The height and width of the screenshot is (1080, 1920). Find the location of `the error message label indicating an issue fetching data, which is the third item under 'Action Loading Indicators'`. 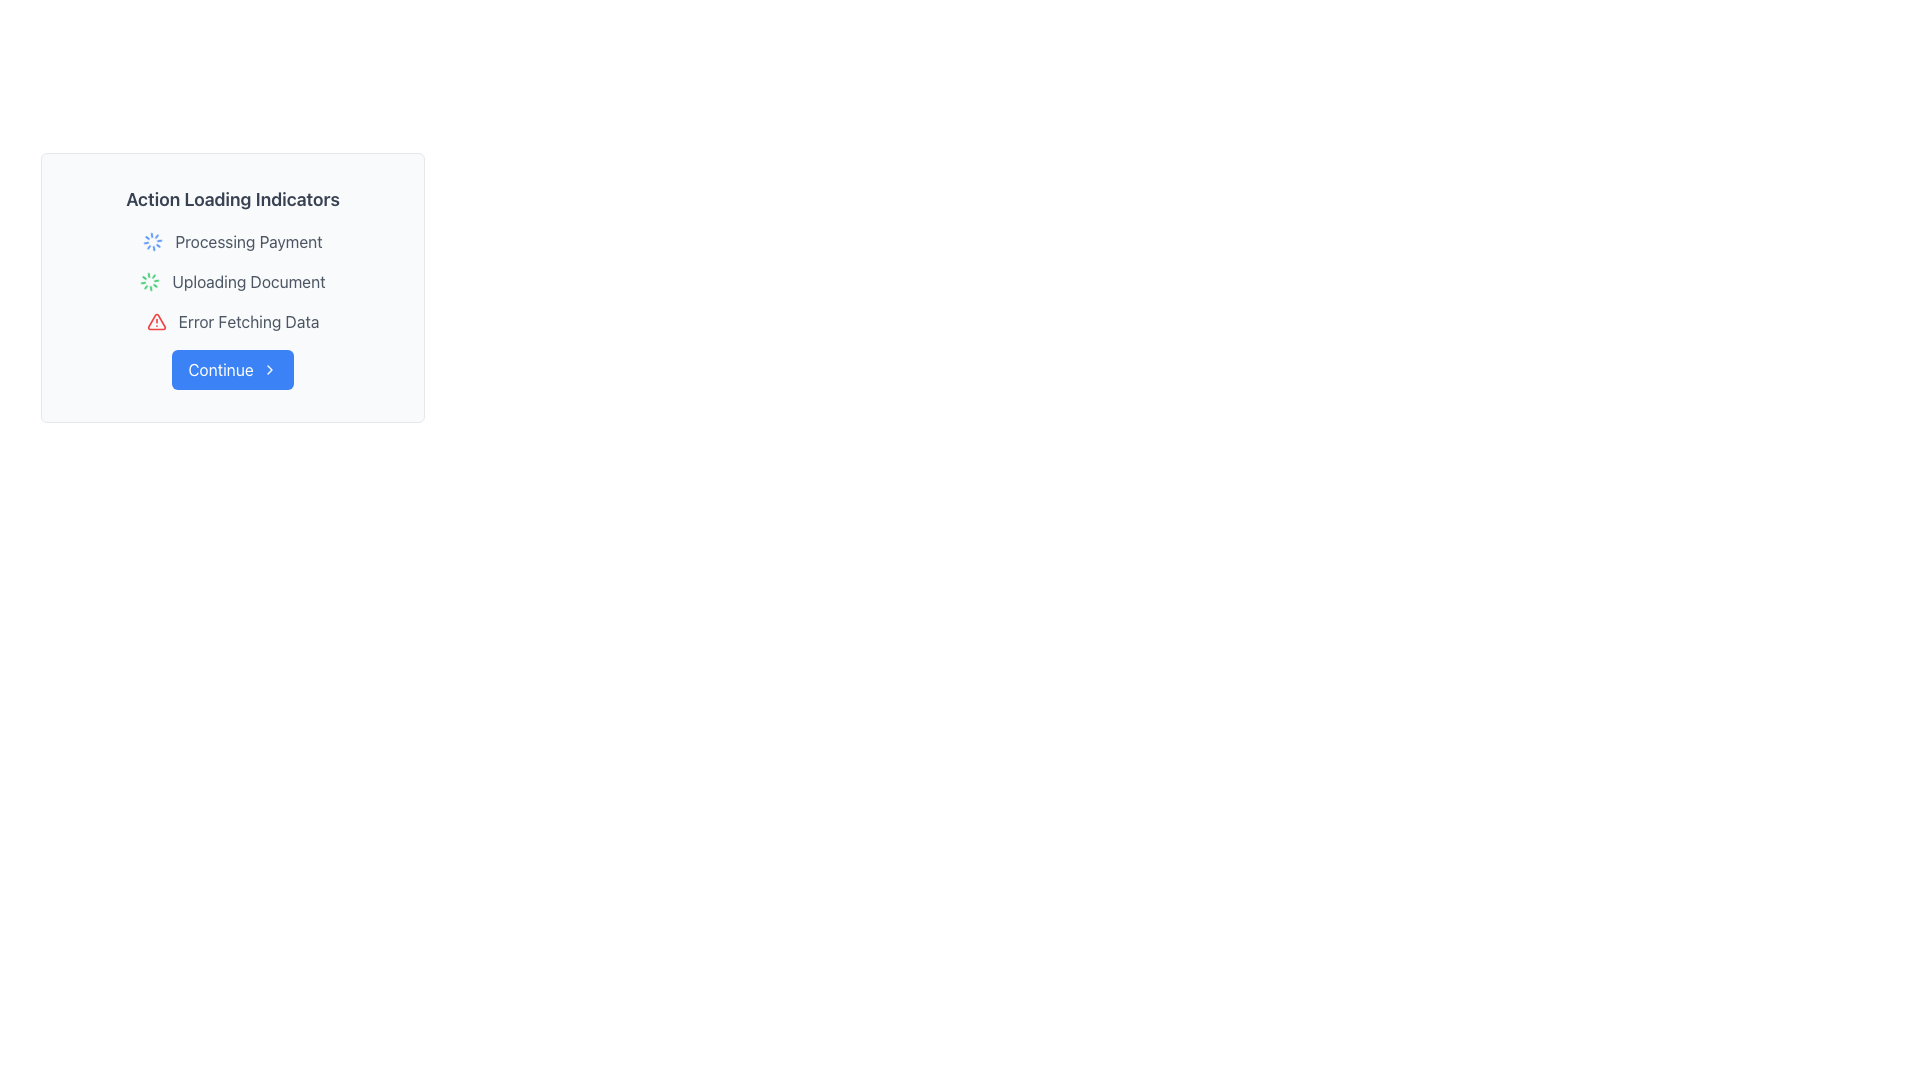

the error message label indicating an issue fetching data, which is the third item under 'Action Loading Indicators' is located at coordinates (233, 320).